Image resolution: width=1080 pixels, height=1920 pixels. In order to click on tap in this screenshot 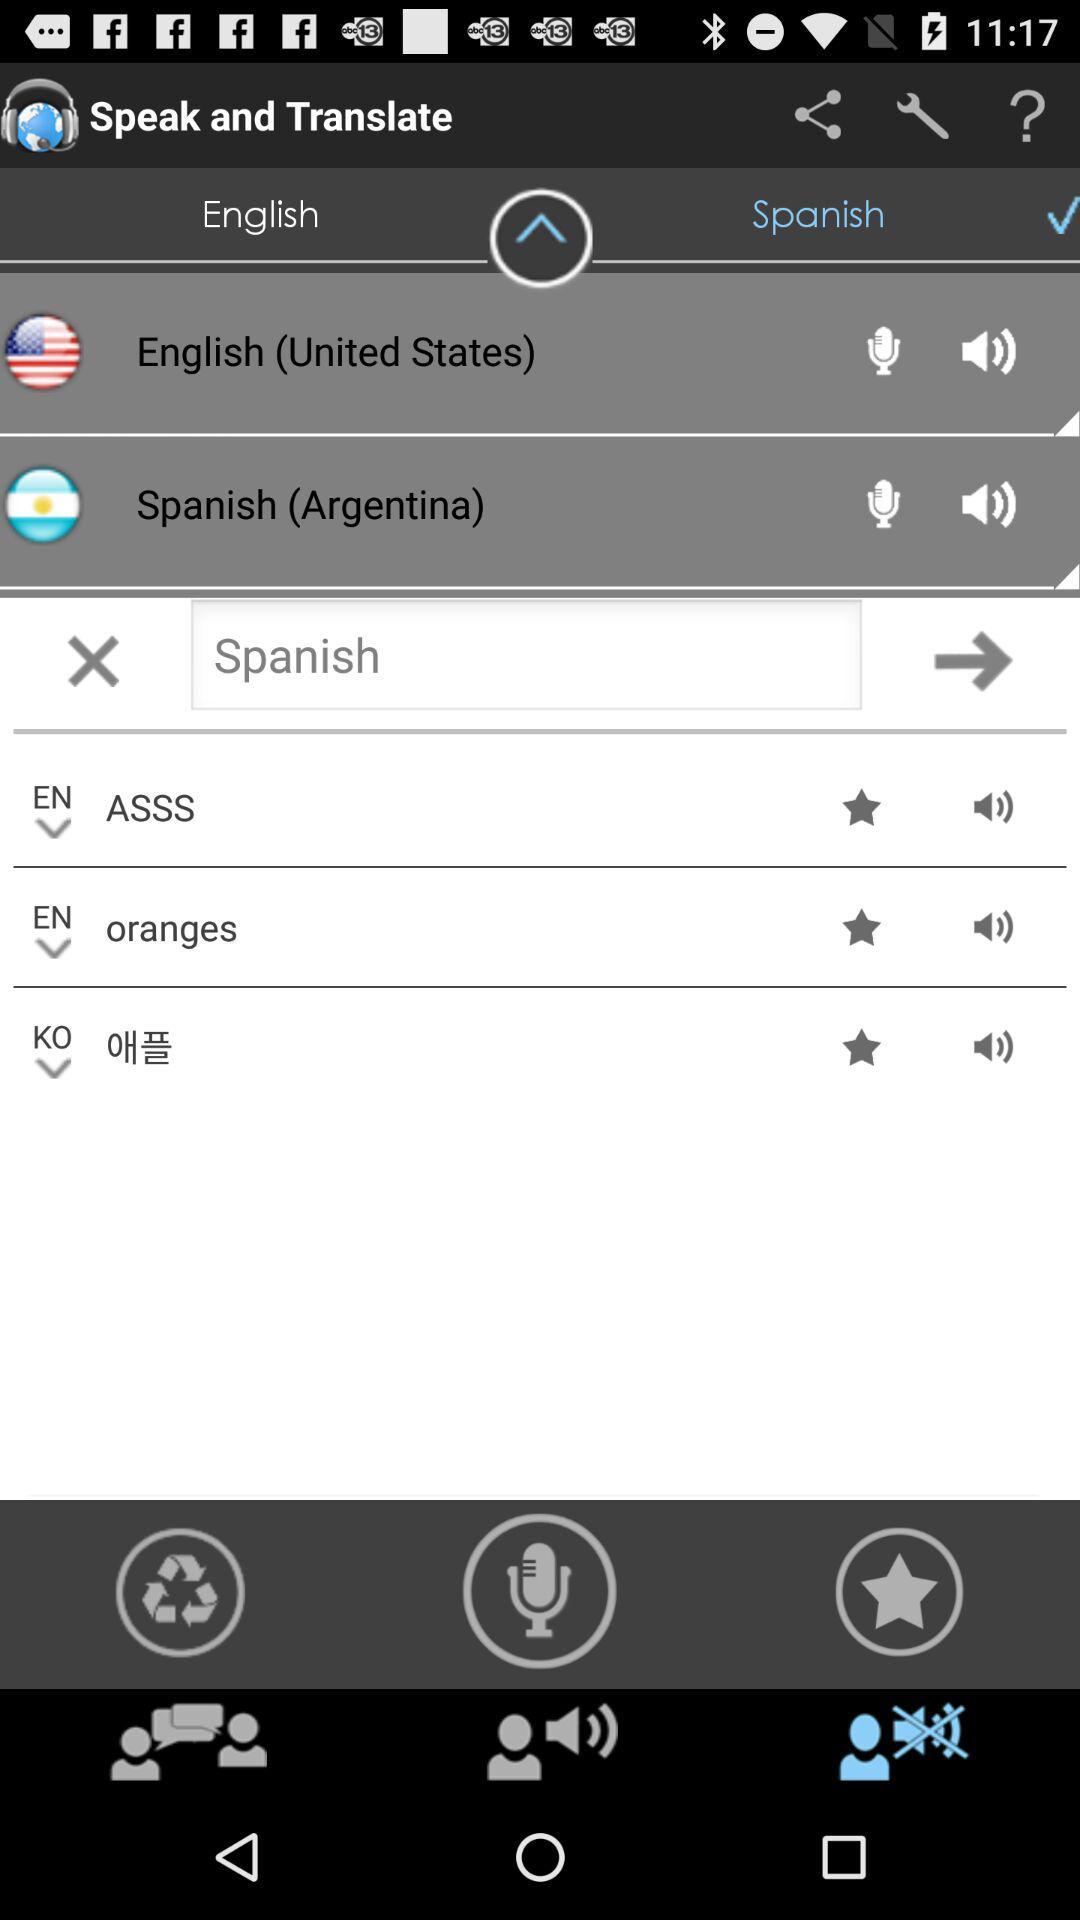, I will do `click(92, 660)`.